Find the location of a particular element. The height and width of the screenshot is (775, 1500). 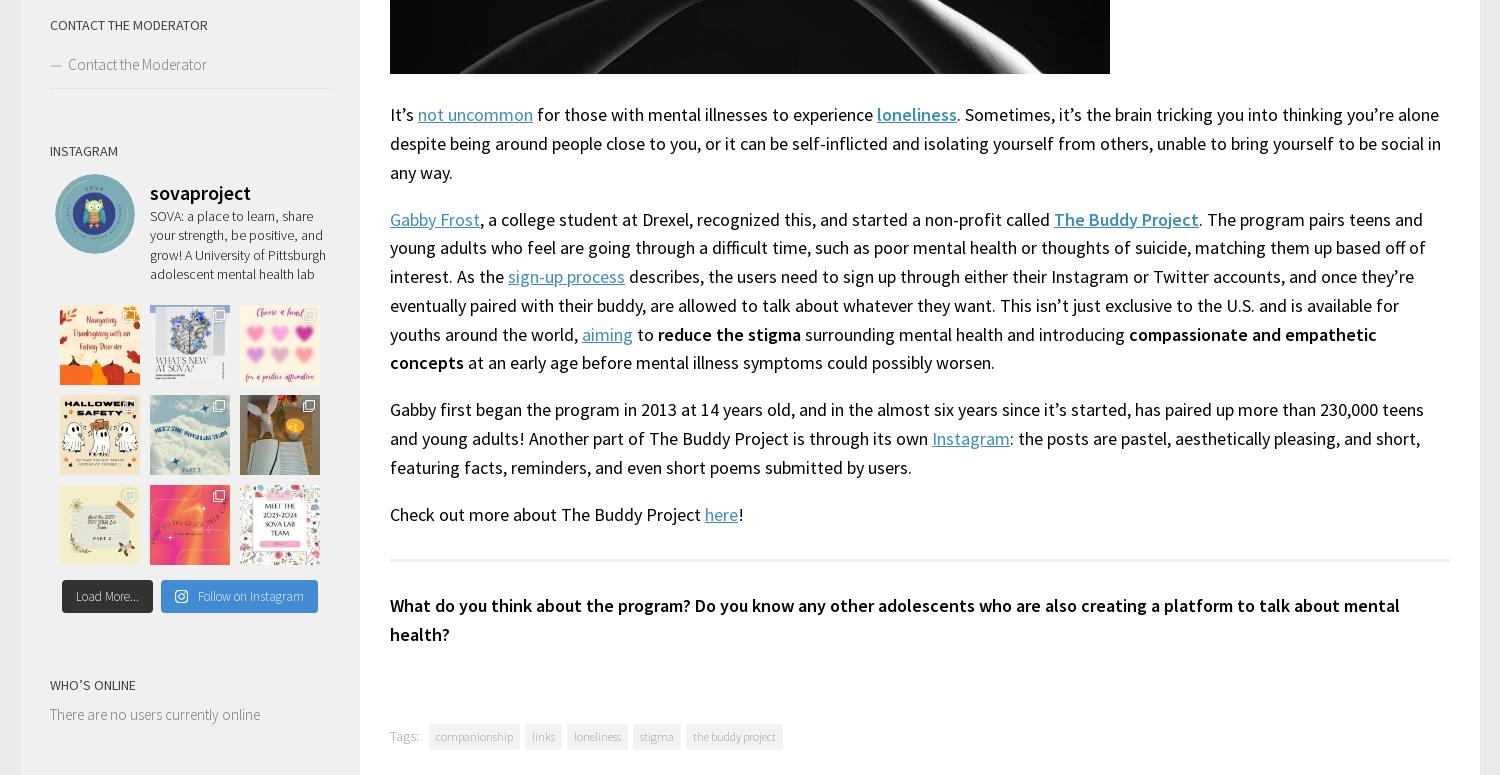

', a college student at Drexel, recognized this, and started a non-profit called' is located at coordinates (766, 217).